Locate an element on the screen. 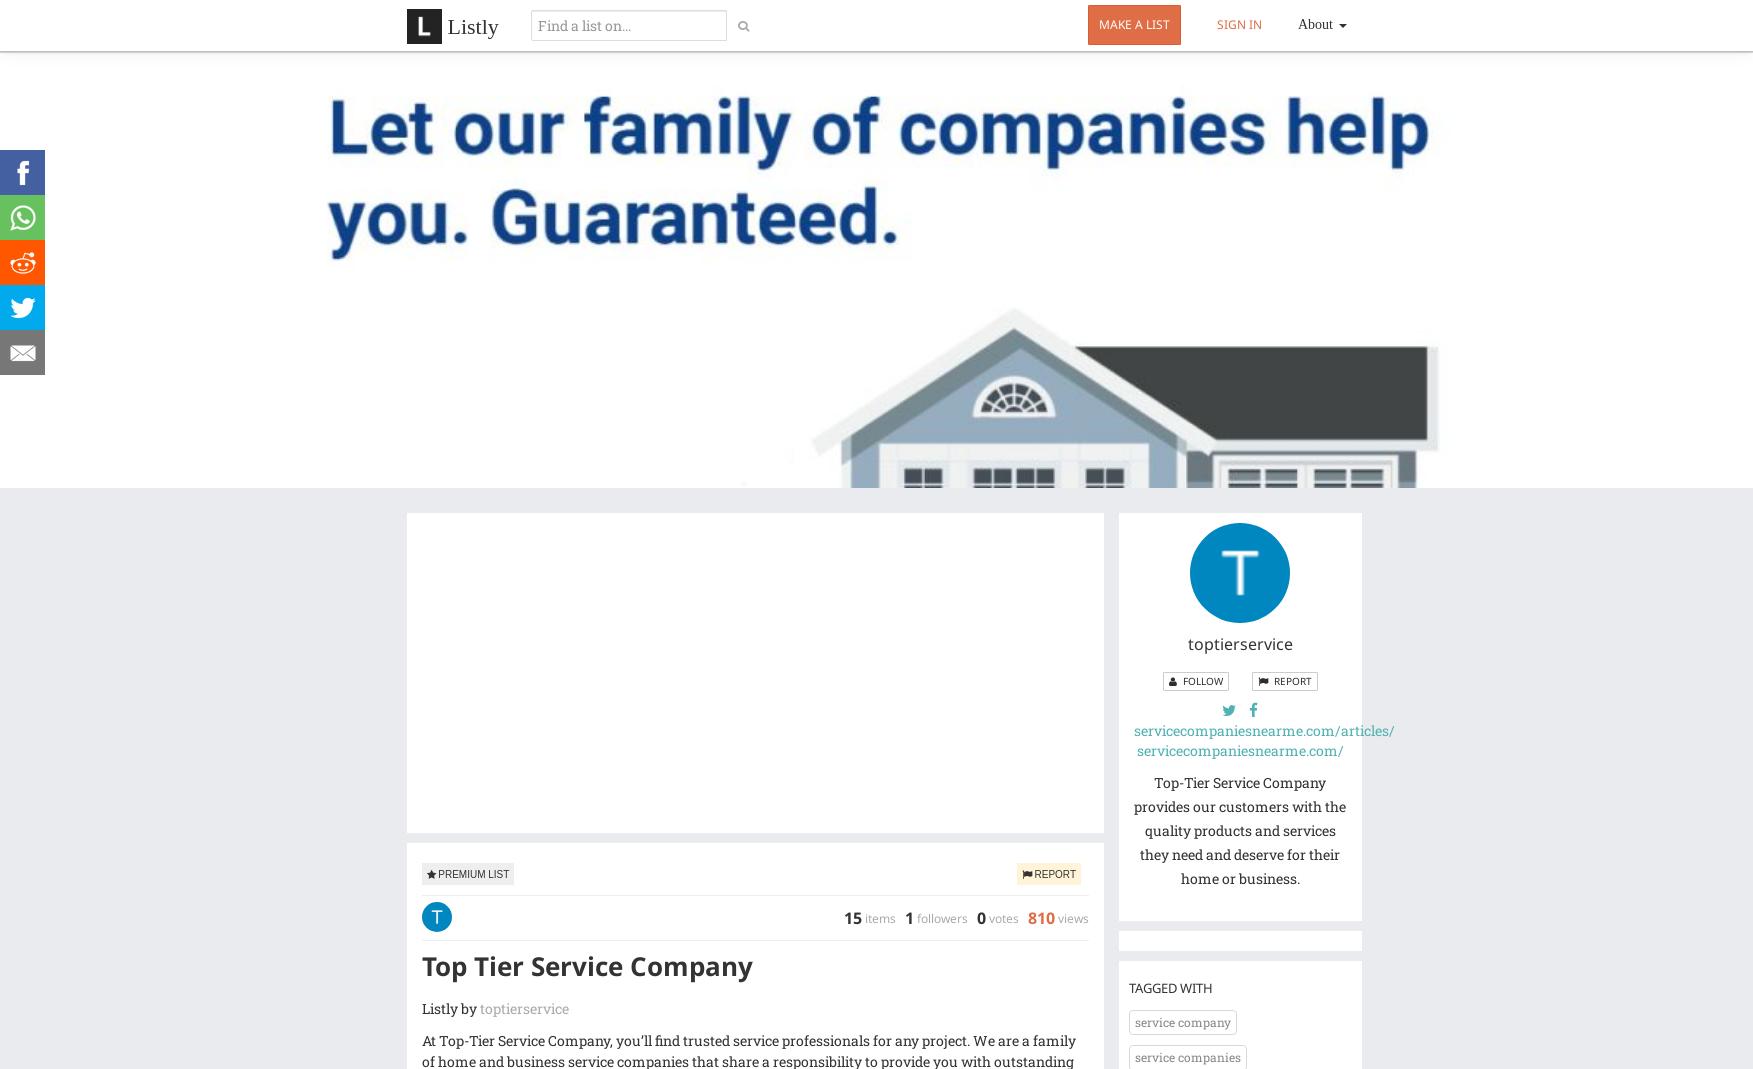 Image resolution: width=1753 pixels, height=1069 pixels. 'service companies' is located at coordinates (1135, 1057).